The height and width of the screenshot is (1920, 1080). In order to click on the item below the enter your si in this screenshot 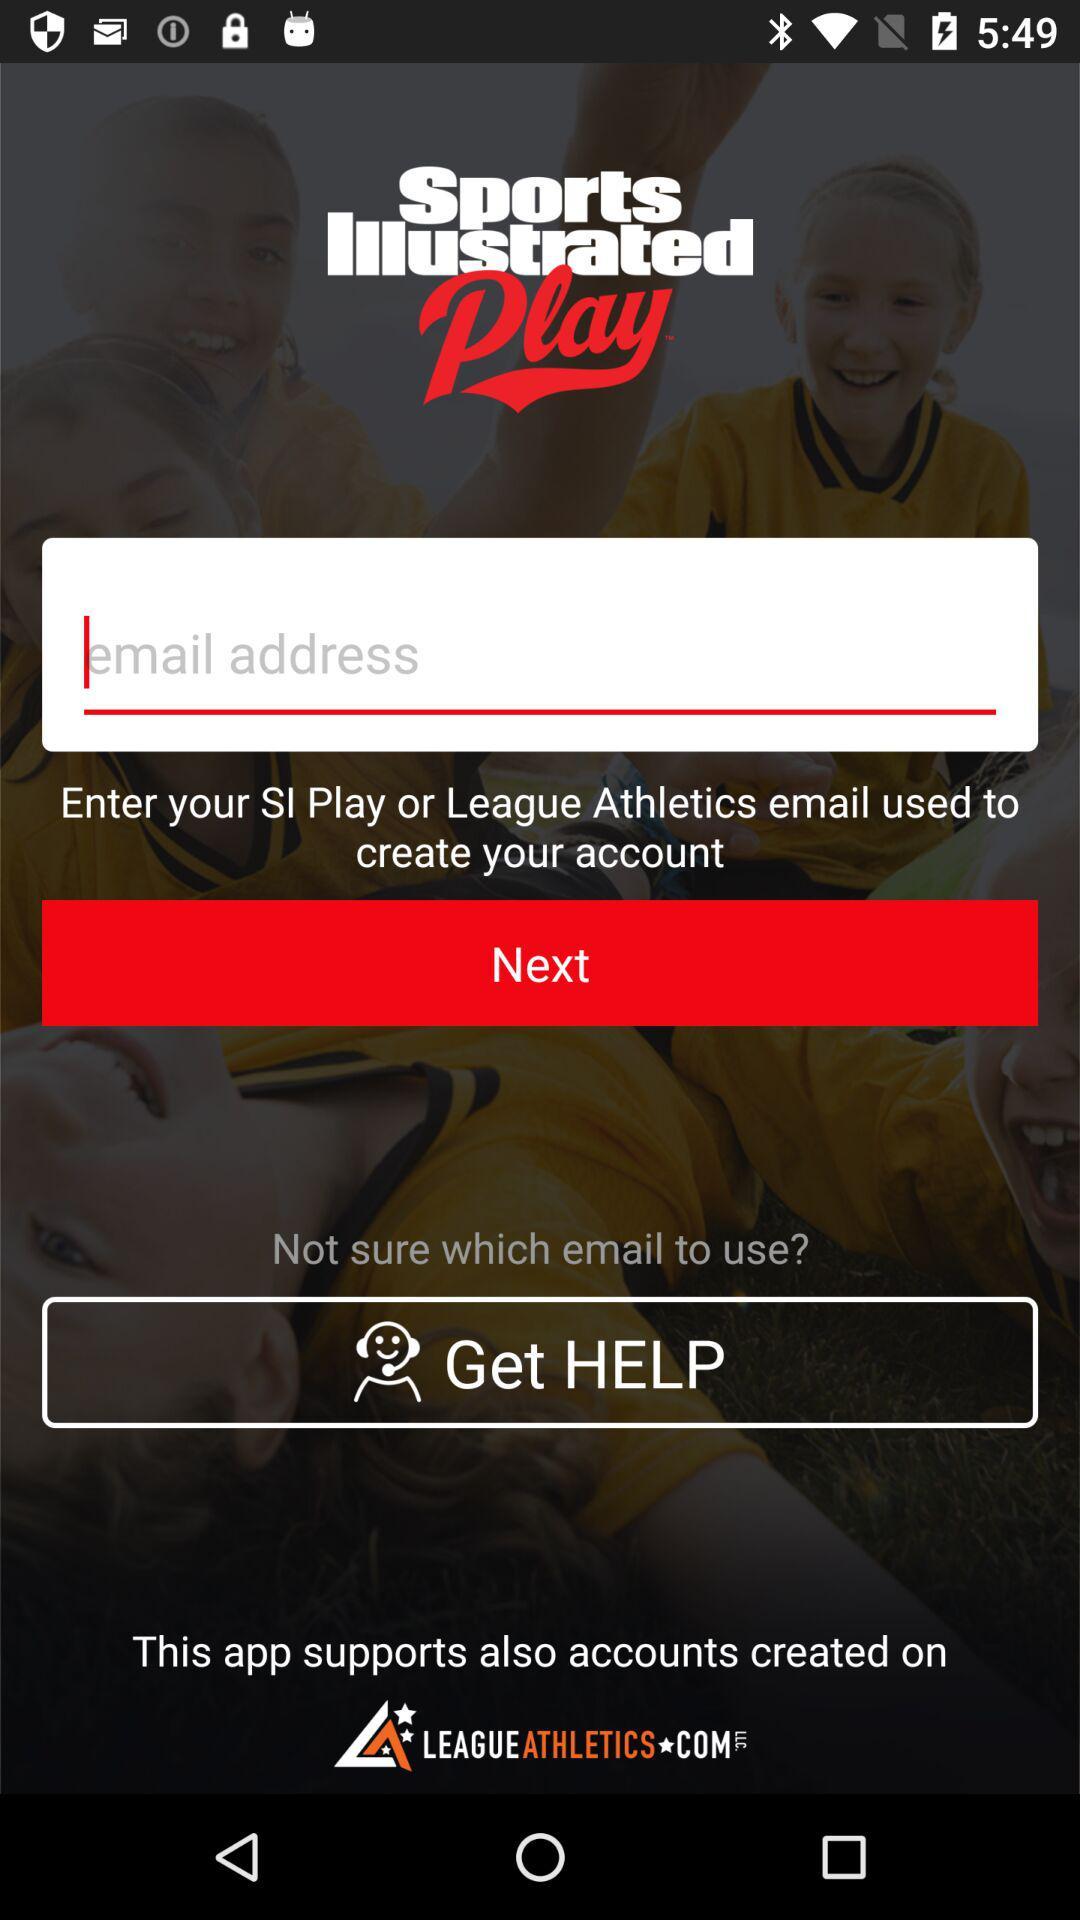, I will do `click(540, 963)`.